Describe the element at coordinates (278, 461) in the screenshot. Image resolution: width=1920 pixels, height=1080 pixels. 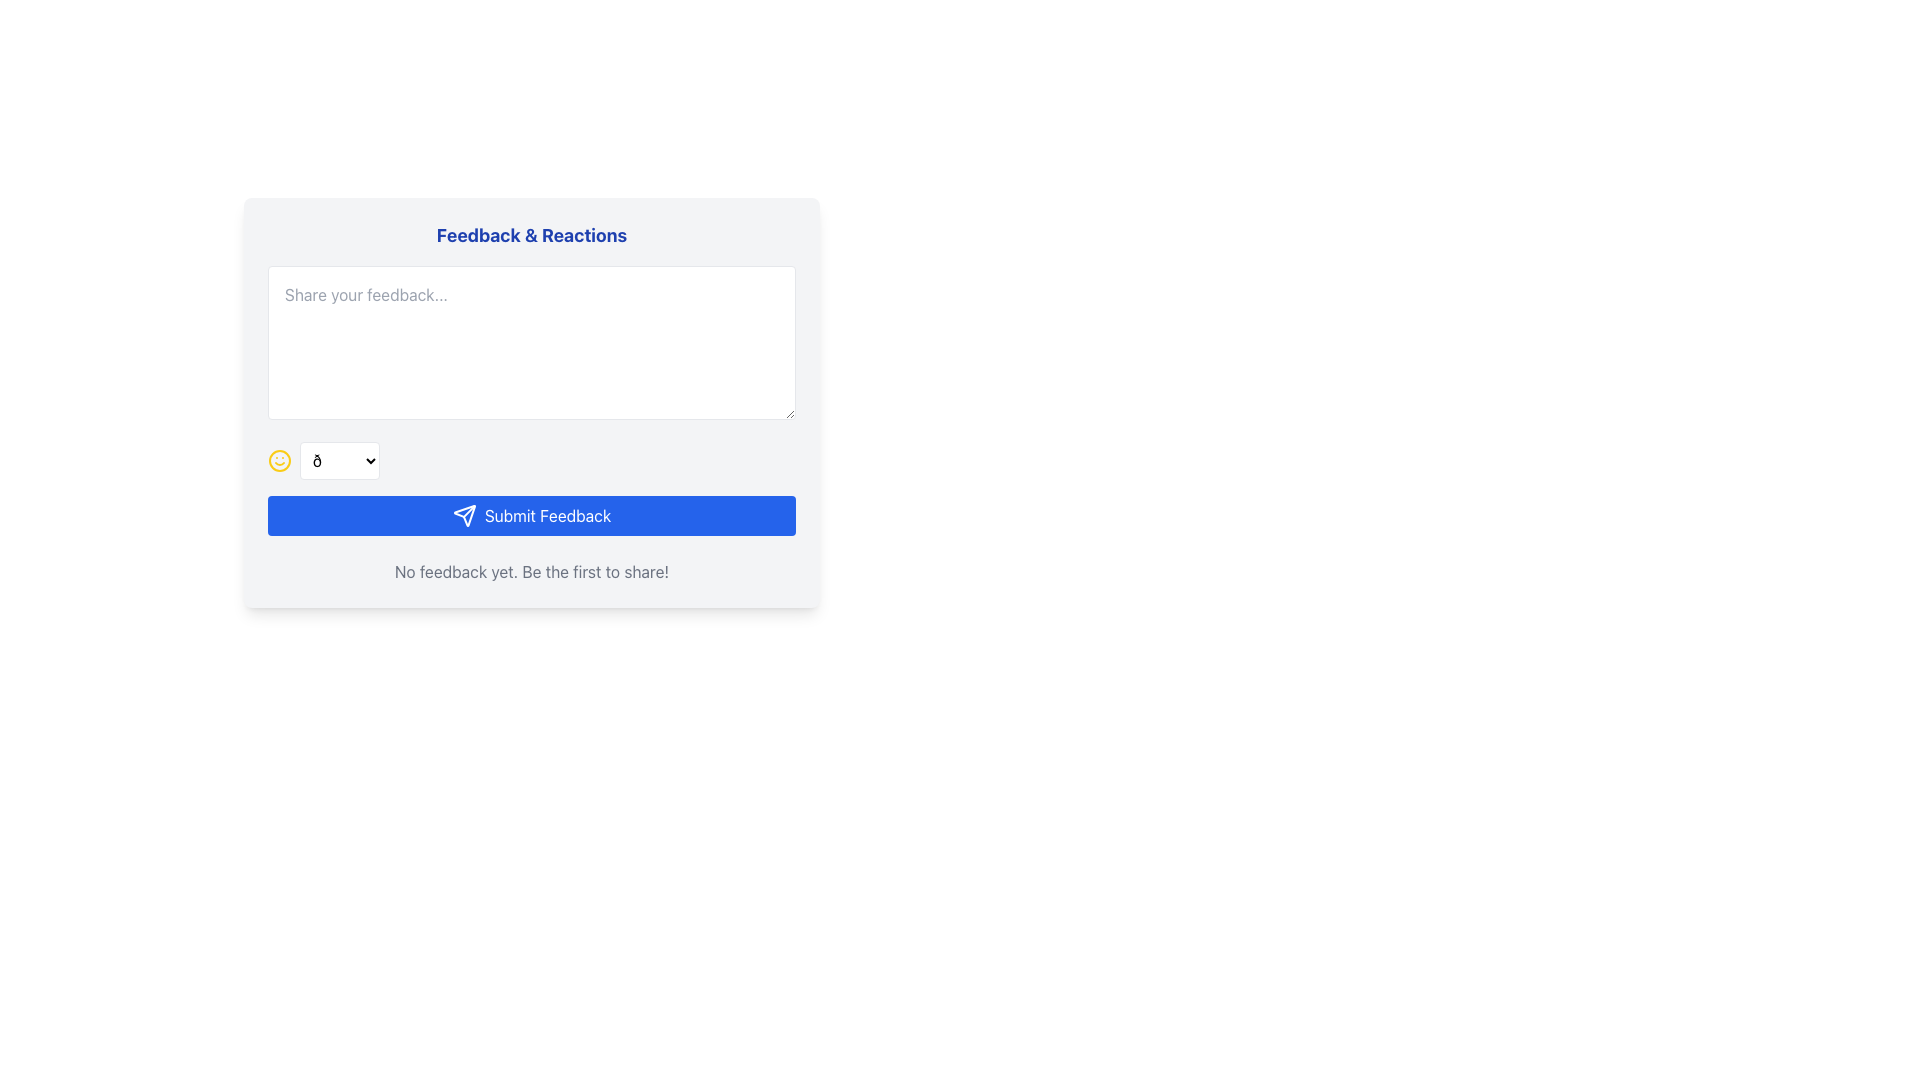
I see `the smiling face icon within the yellow circular boundary at the top-left corner of the feedback form` at that location.